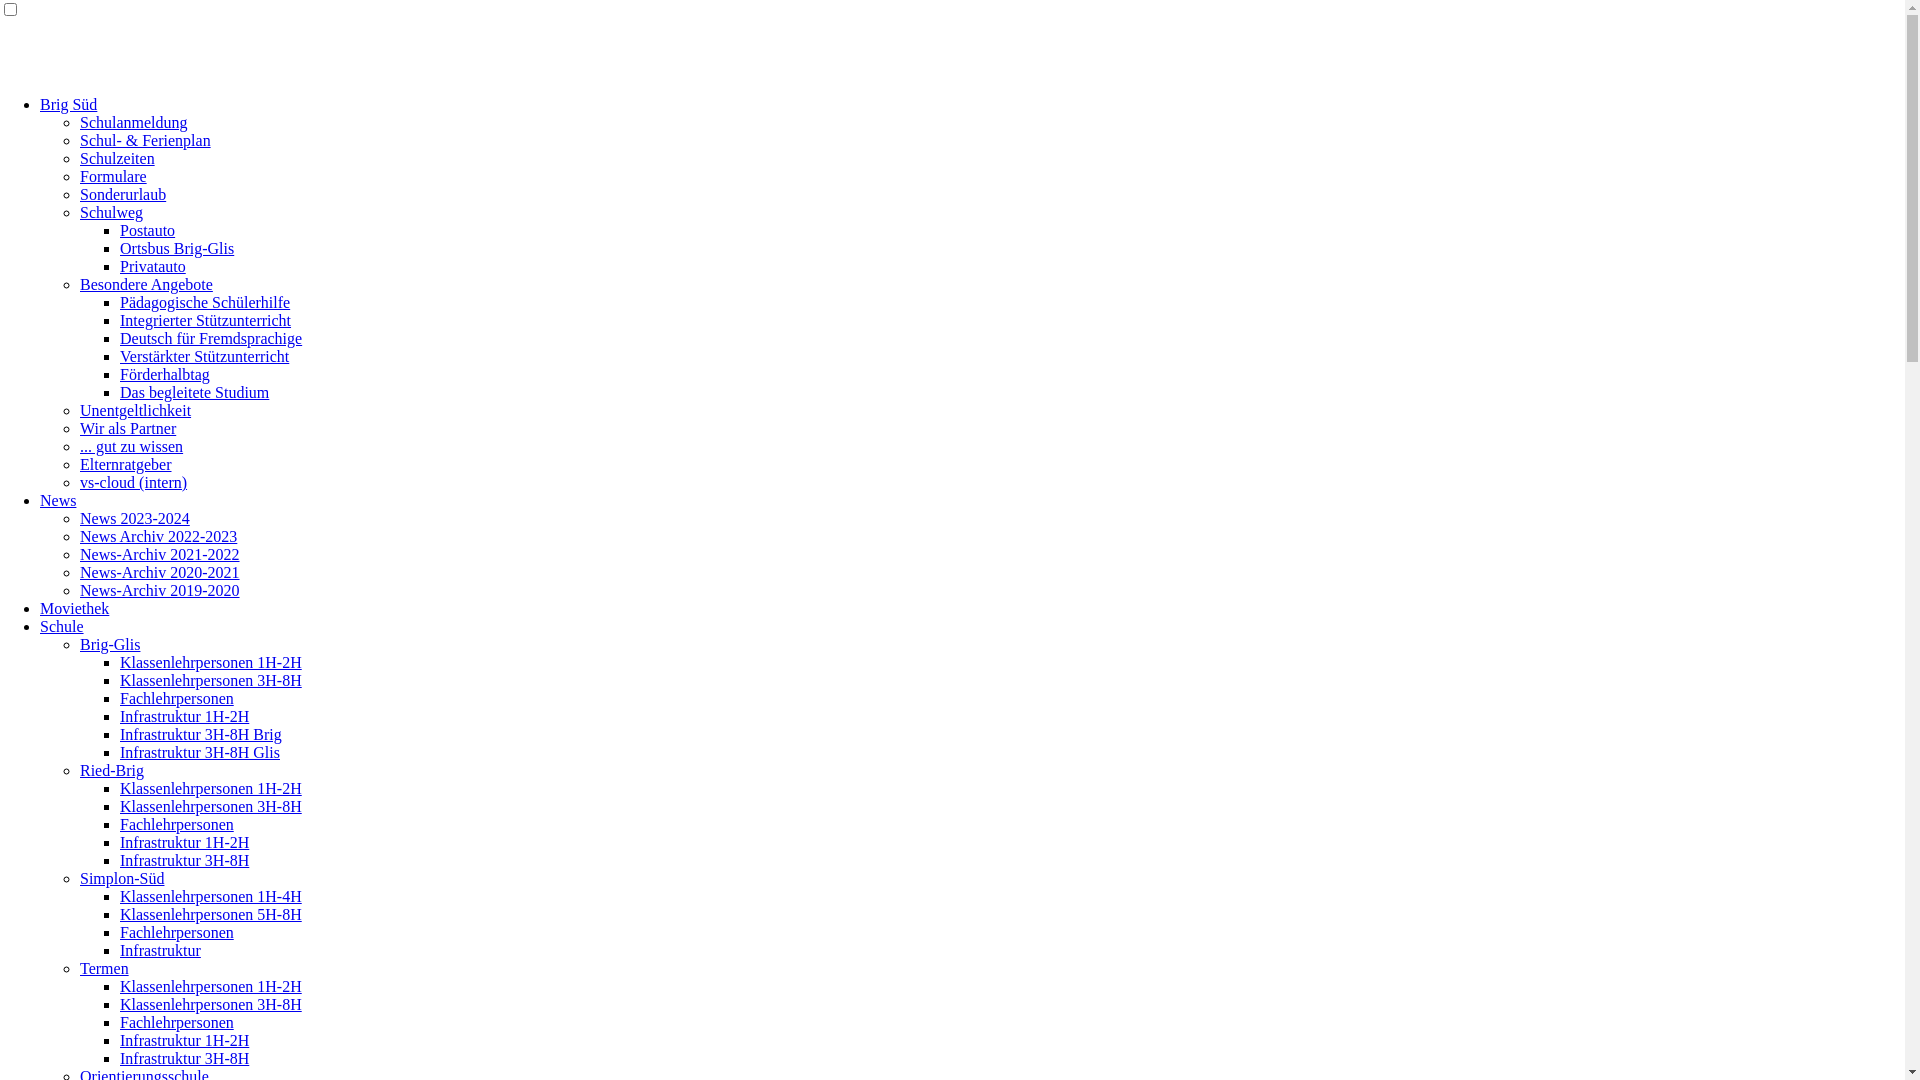  What do you see at coordinates (194, 392) in the screenshot?
I see `'Das begleitete Studium'` at bounding box center [194, 392].